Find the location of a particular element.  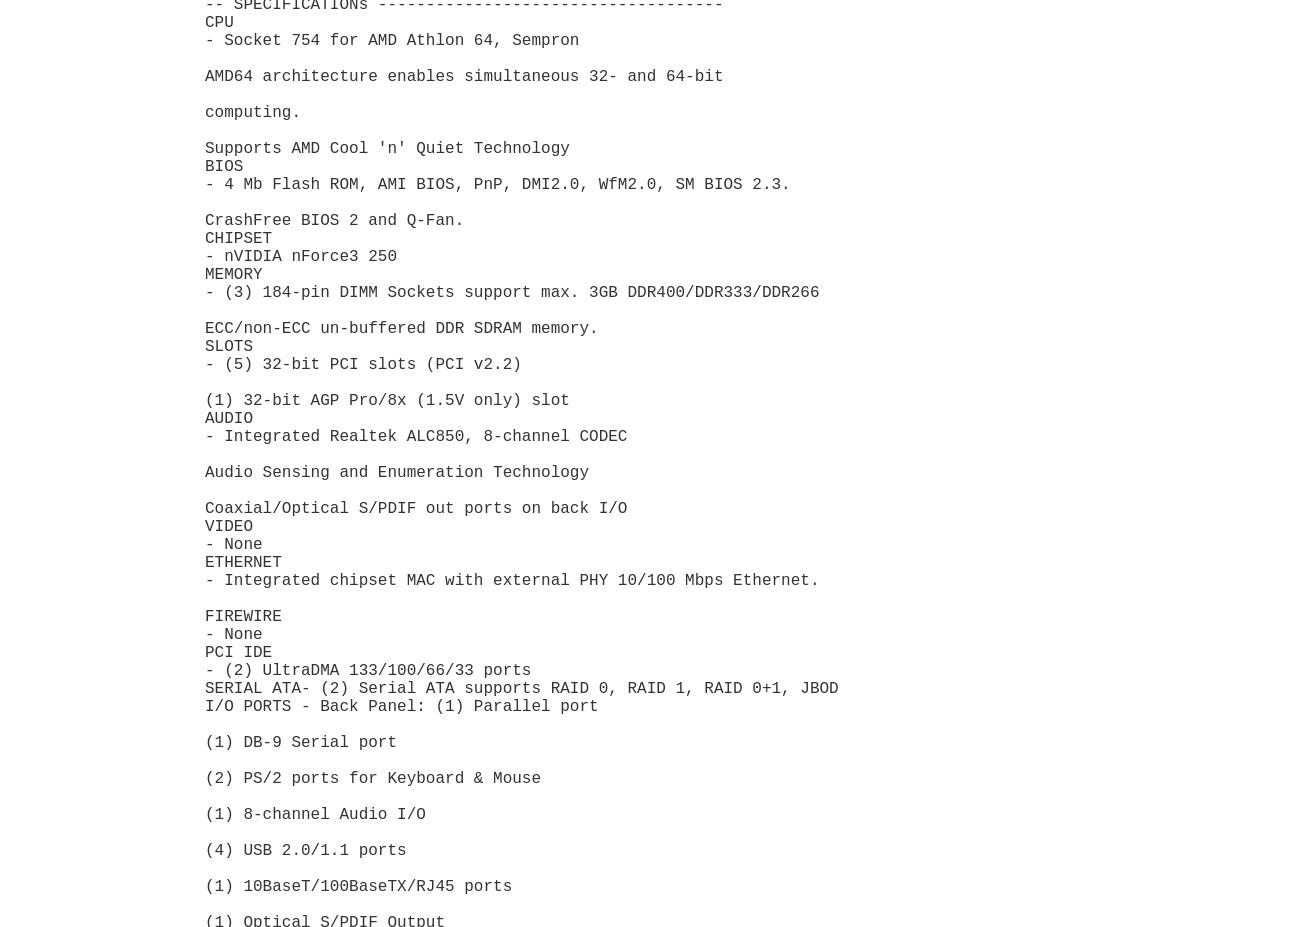

'AUDIO
- Integrated Realtek ALC850, 8-channel CODEC' is located at coordinates (416, 426).